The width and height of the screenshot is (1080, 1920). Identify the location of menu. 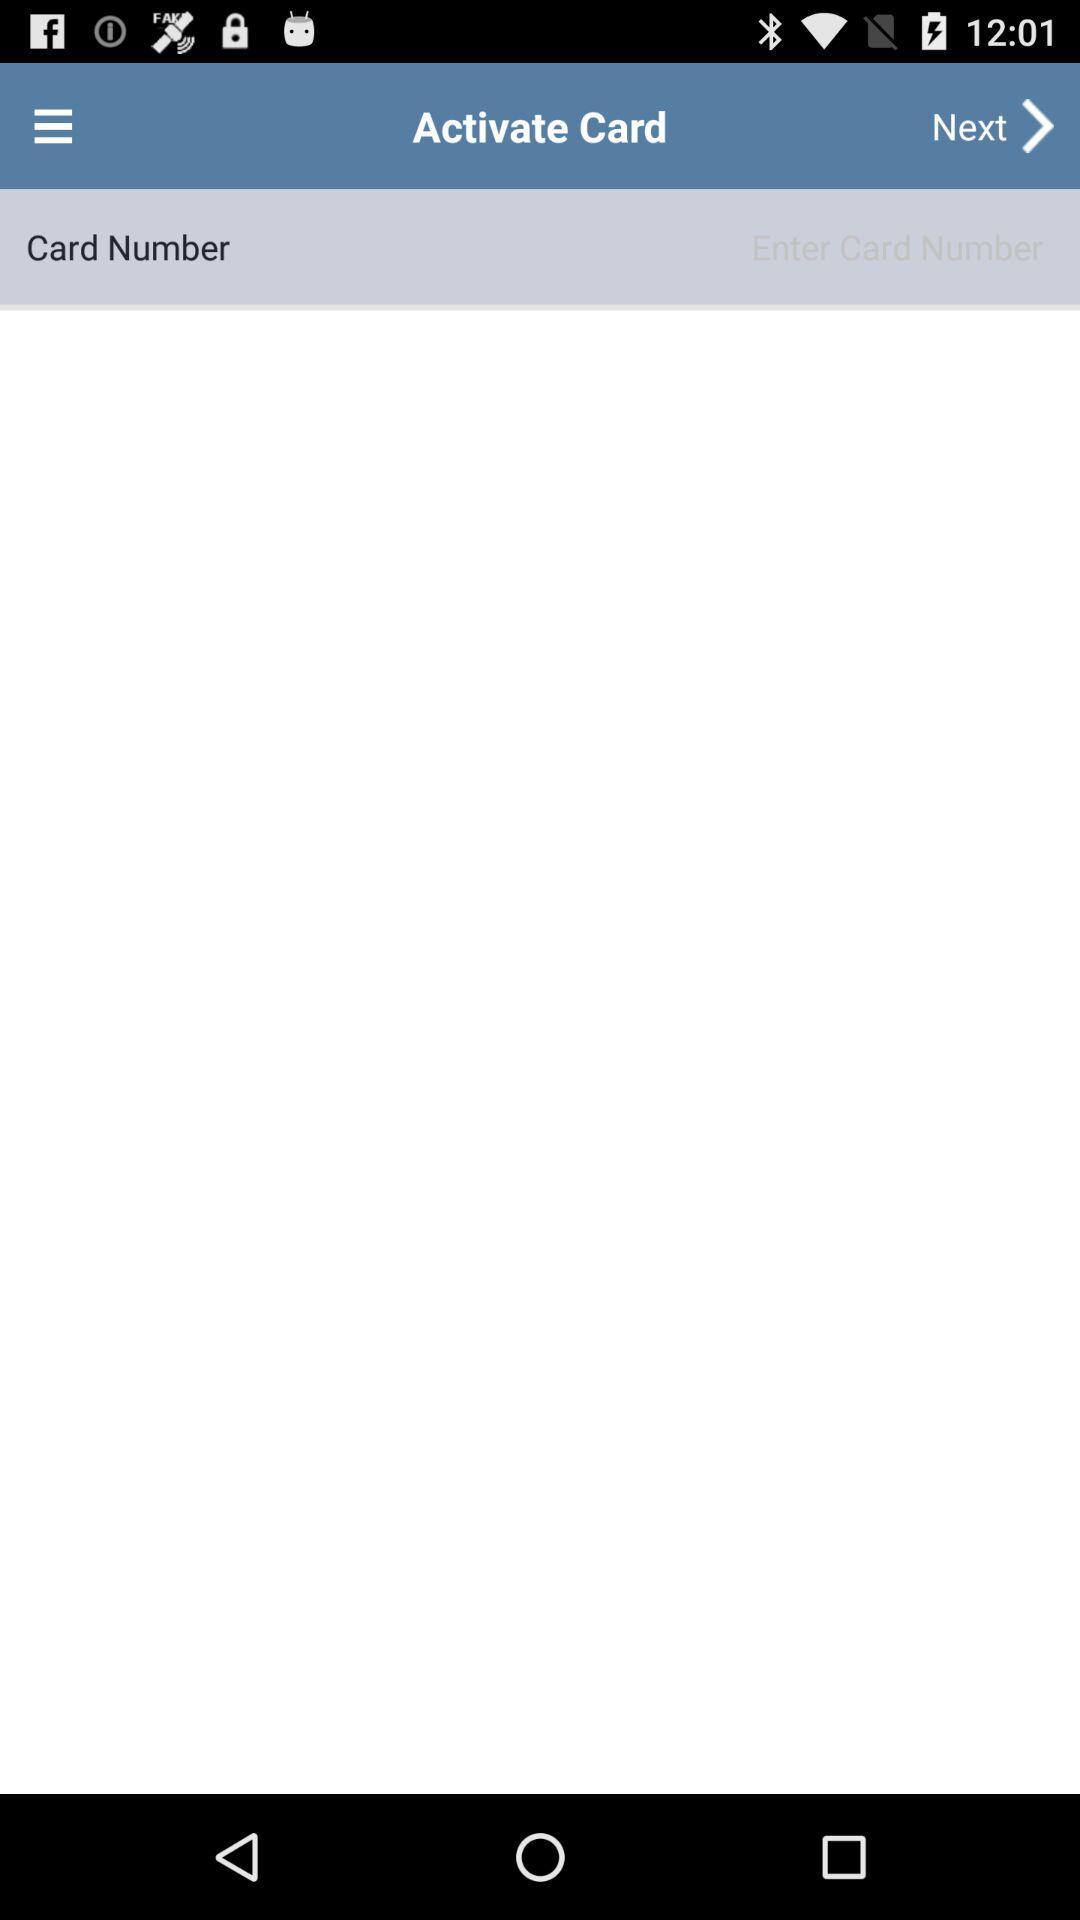
(52, 124).